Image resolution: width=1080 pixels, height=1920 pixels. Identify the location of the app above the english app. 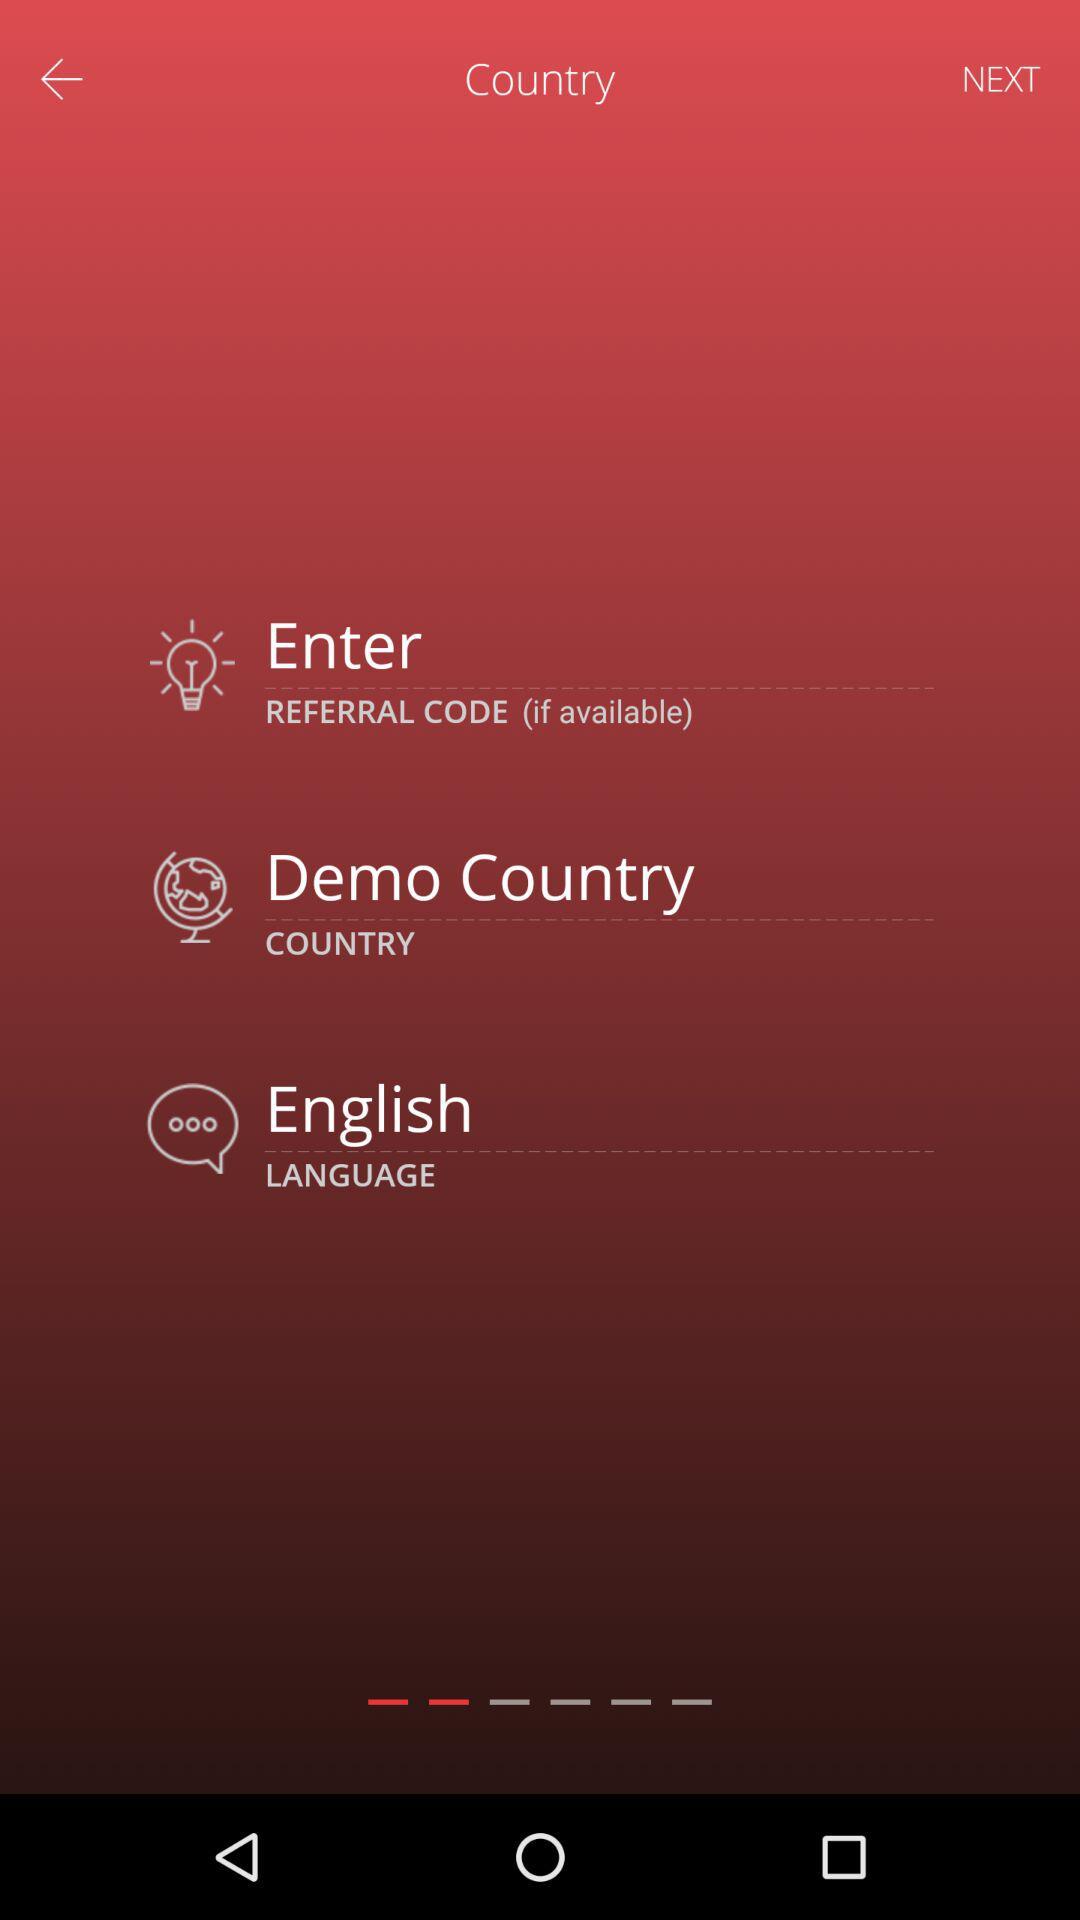
(598, 875).